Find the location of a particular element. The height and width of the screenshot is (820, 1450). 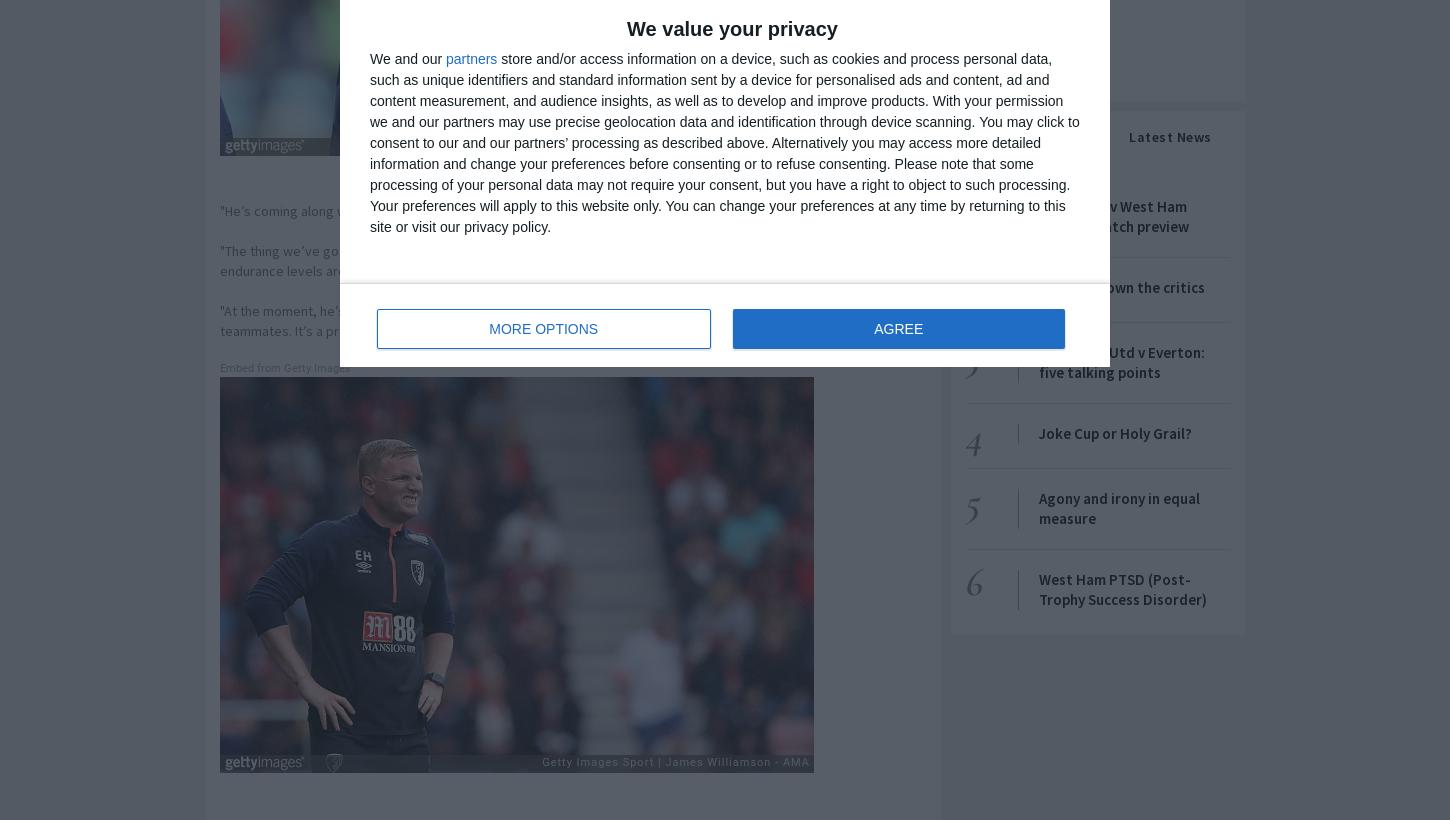

'Joke Cup or Holy Grail?' is located at coordinates (1114, 431).